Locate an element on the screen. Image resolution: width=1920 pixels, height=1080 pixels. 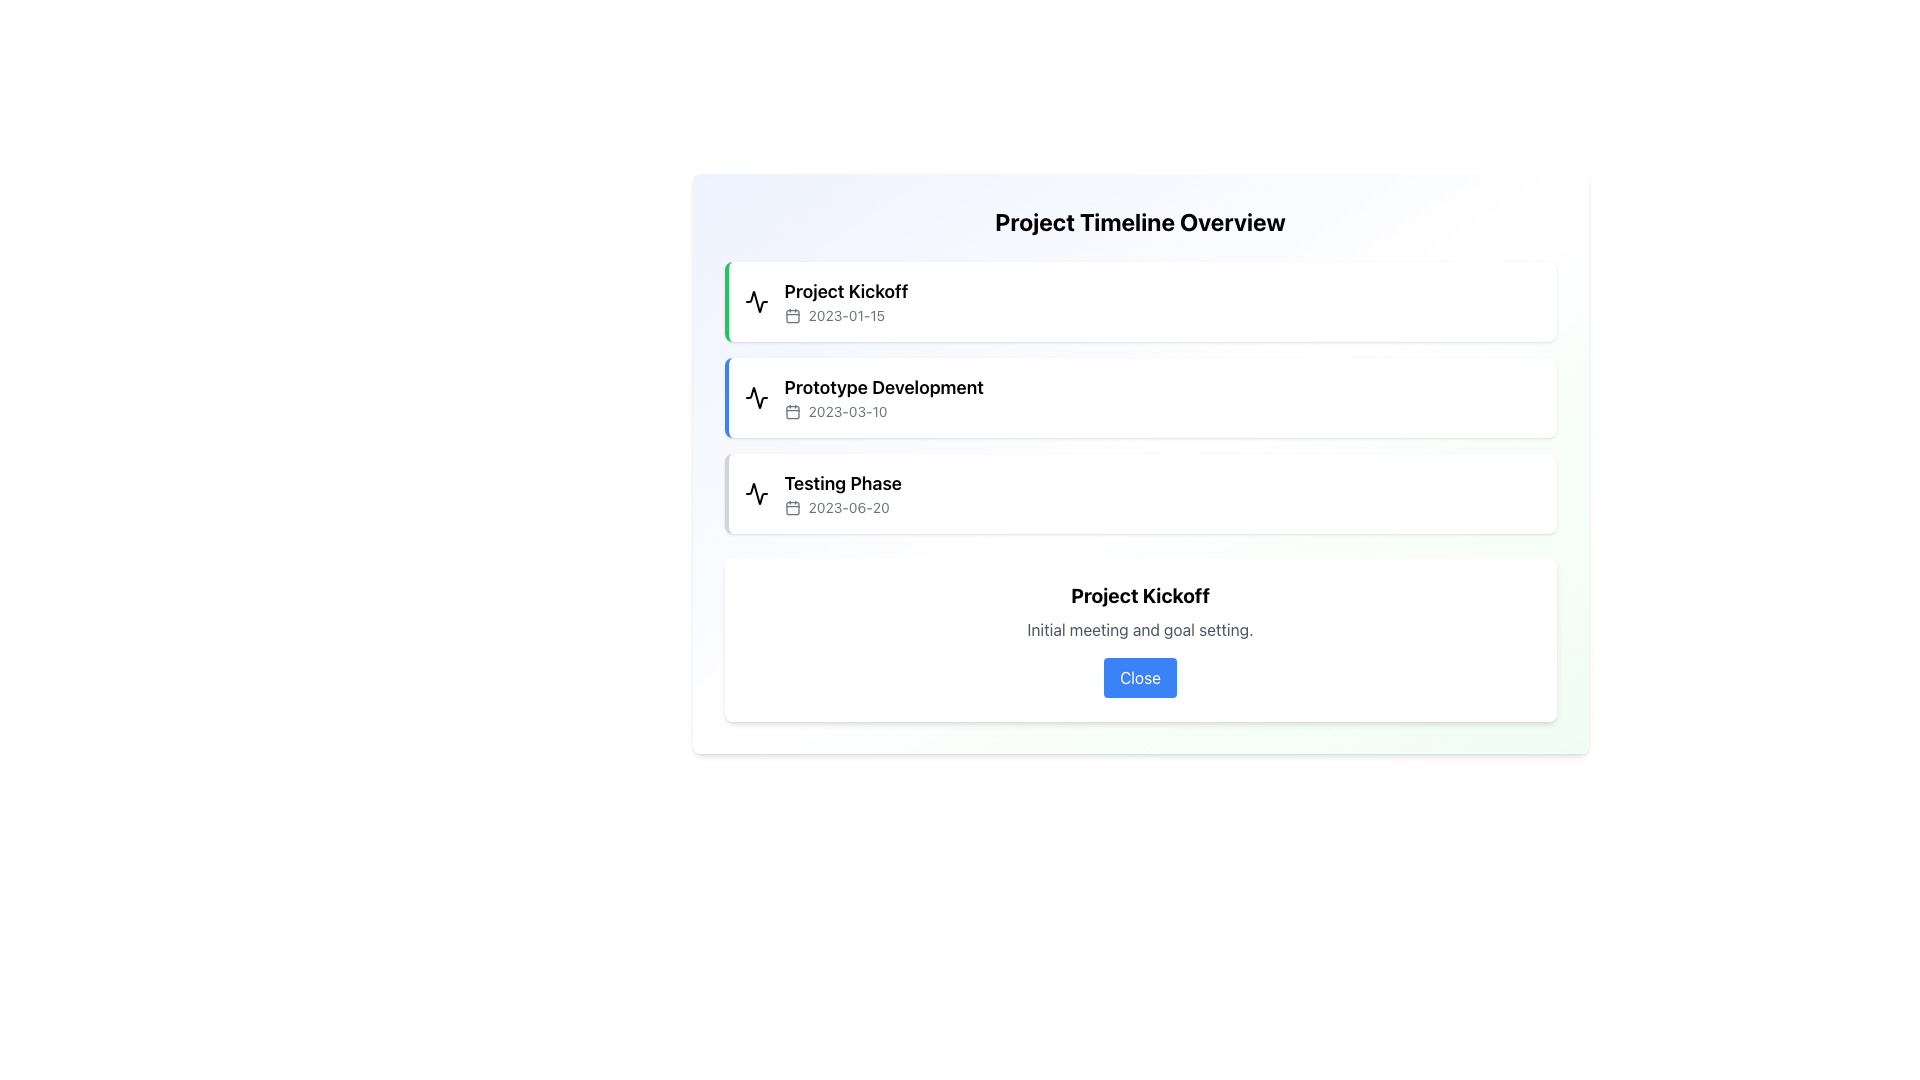
the date label with the calendar icon displaying '2023-03-10' in the 'Prototype Development' section of the timeline interface is located at coordinates (883, 411).